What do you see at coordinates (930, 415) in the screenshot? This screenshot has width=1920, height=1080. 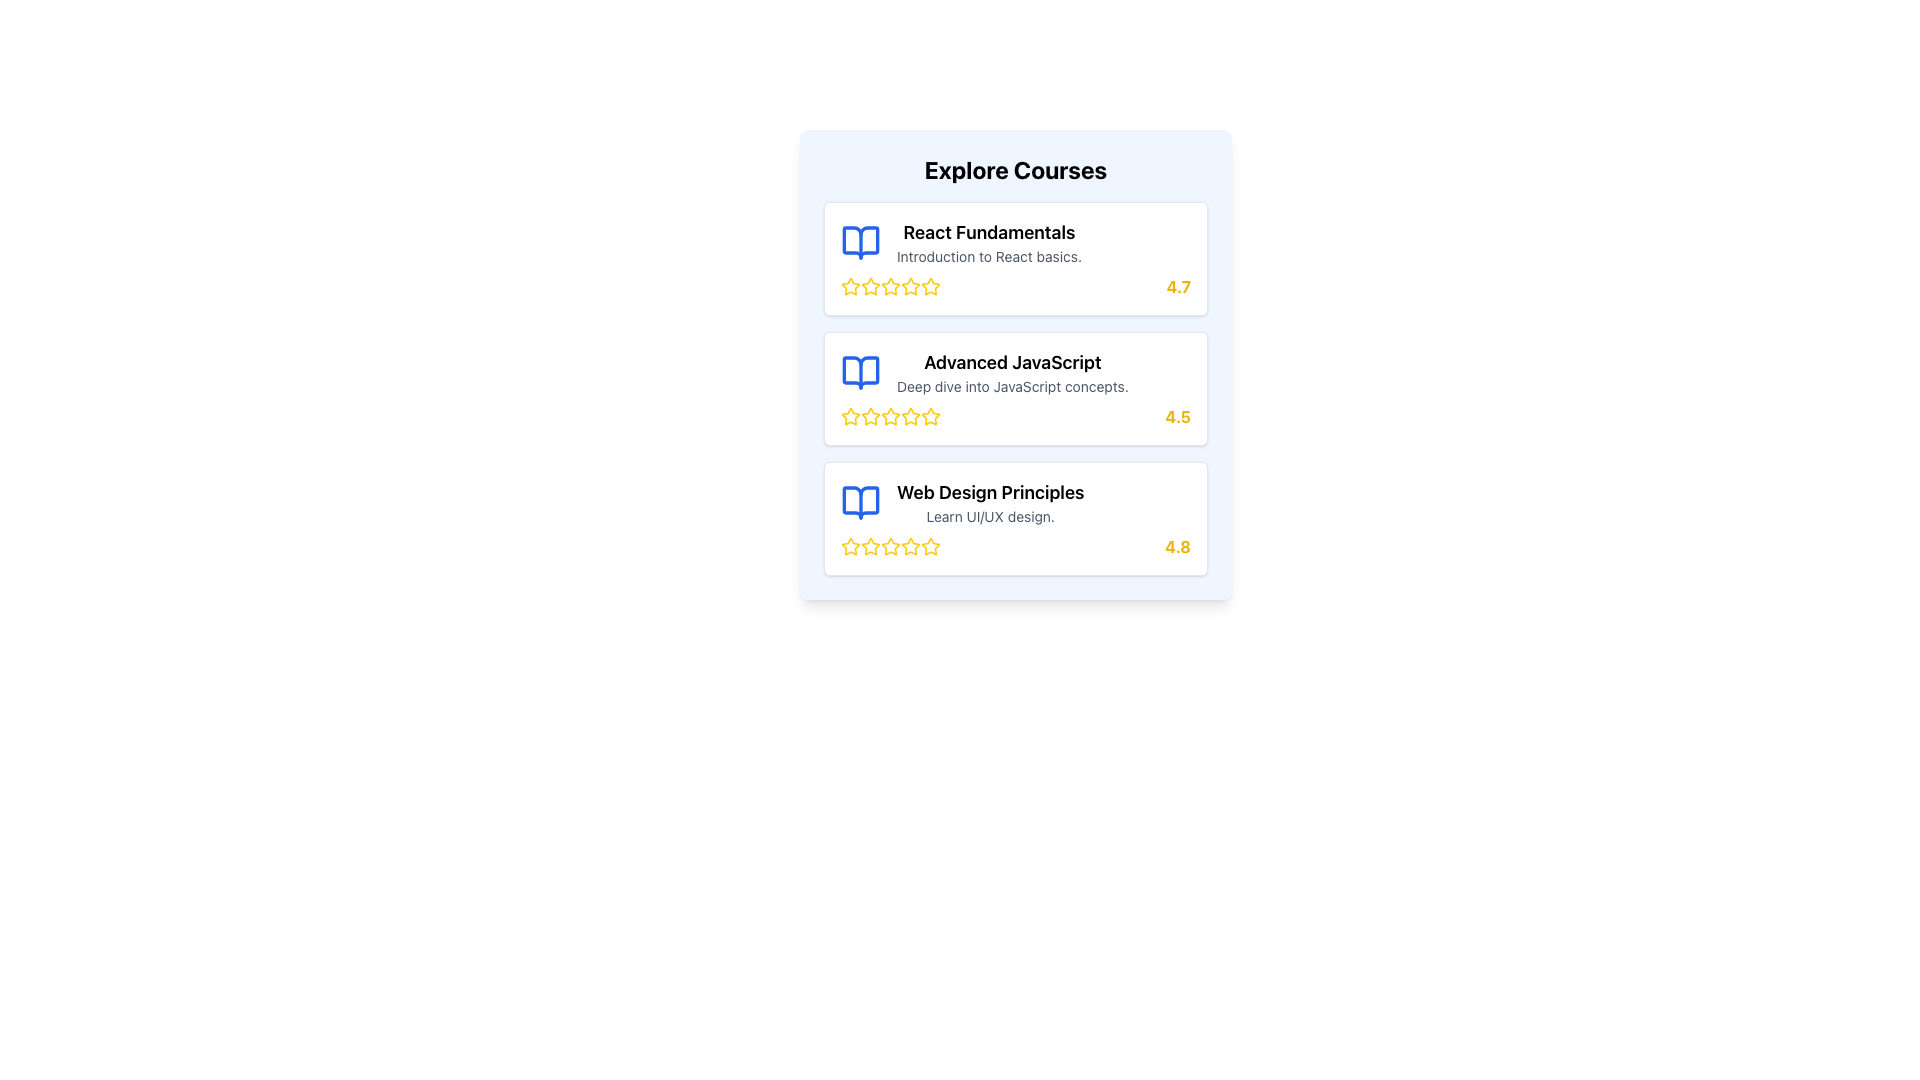 I see `the third star icon from the left under the course titled 'Advanced JavaScript' in the 'Explore Courses' interface to interact with it, assuming interactive options are enabled` at bounding box center [930, 415].